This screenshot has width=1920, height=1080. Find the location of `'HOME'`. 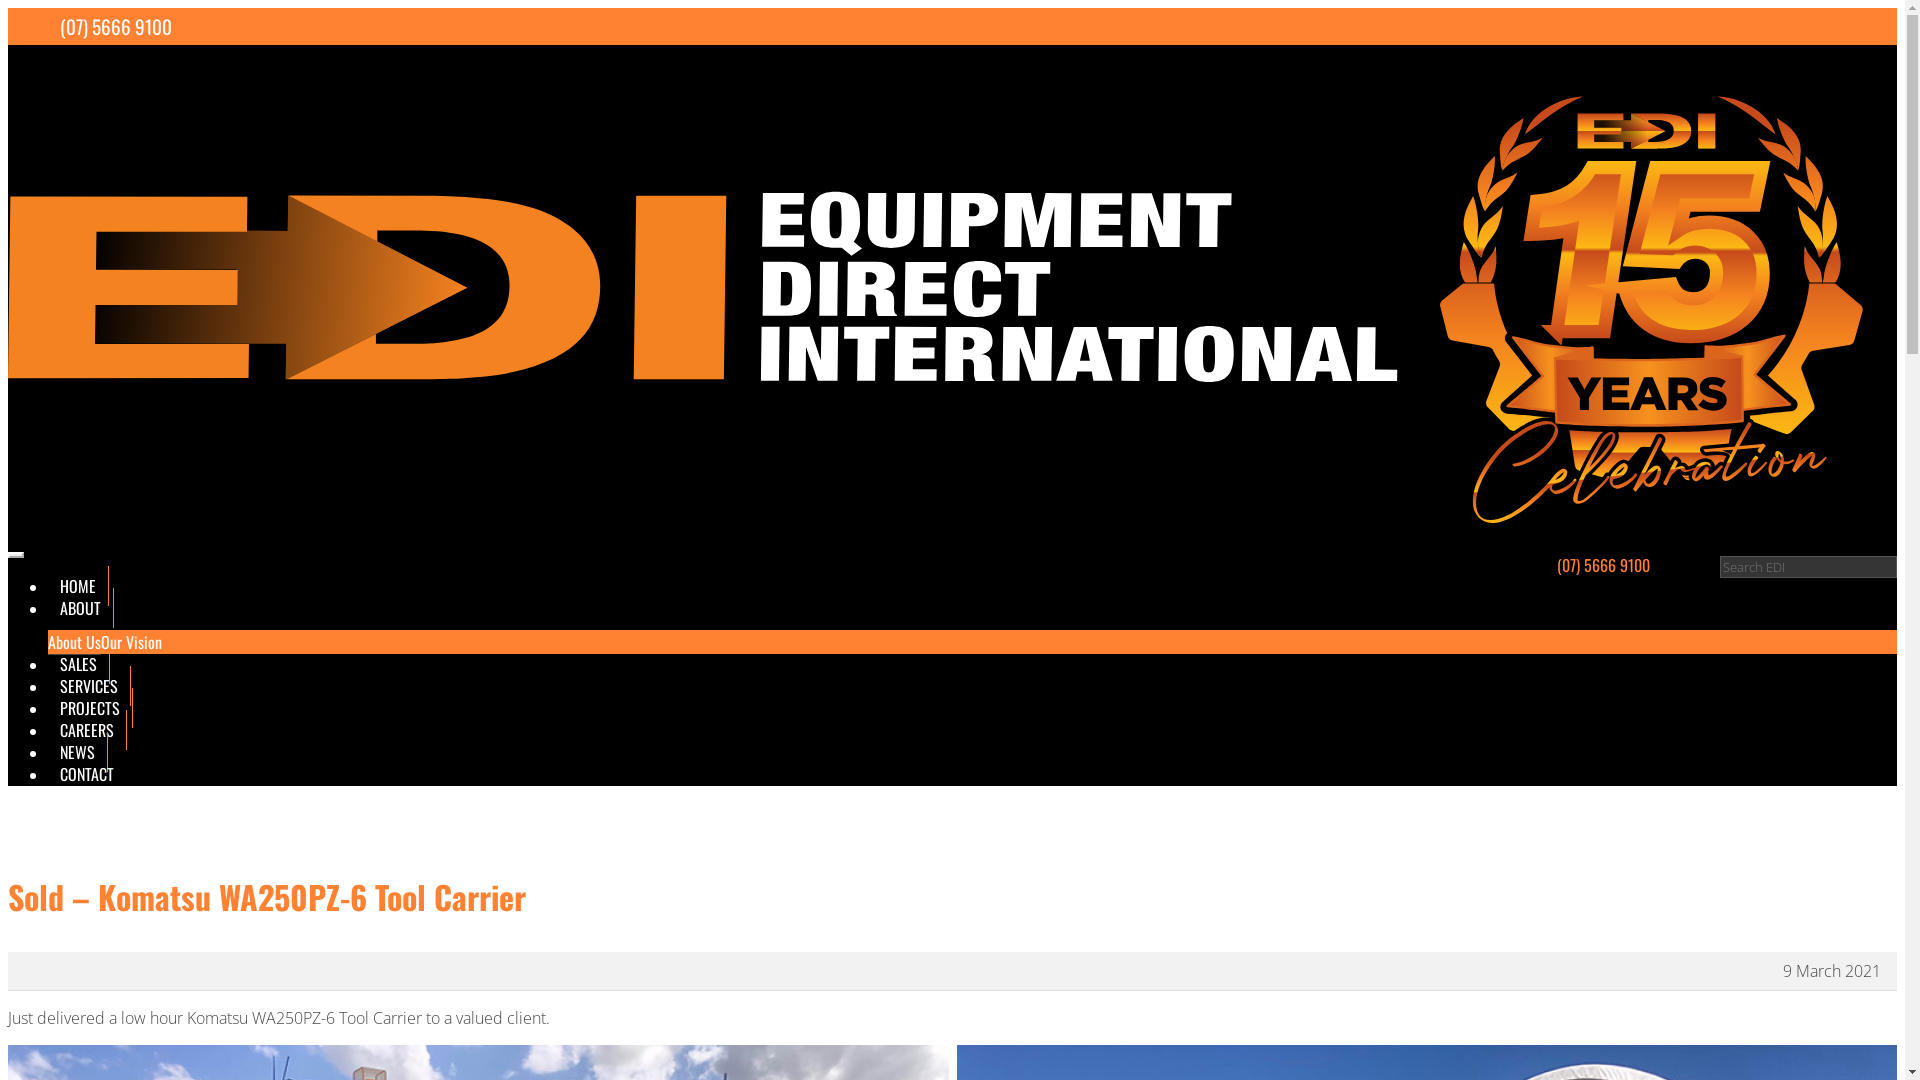

'HOME' is located at coordinates (78, 585).